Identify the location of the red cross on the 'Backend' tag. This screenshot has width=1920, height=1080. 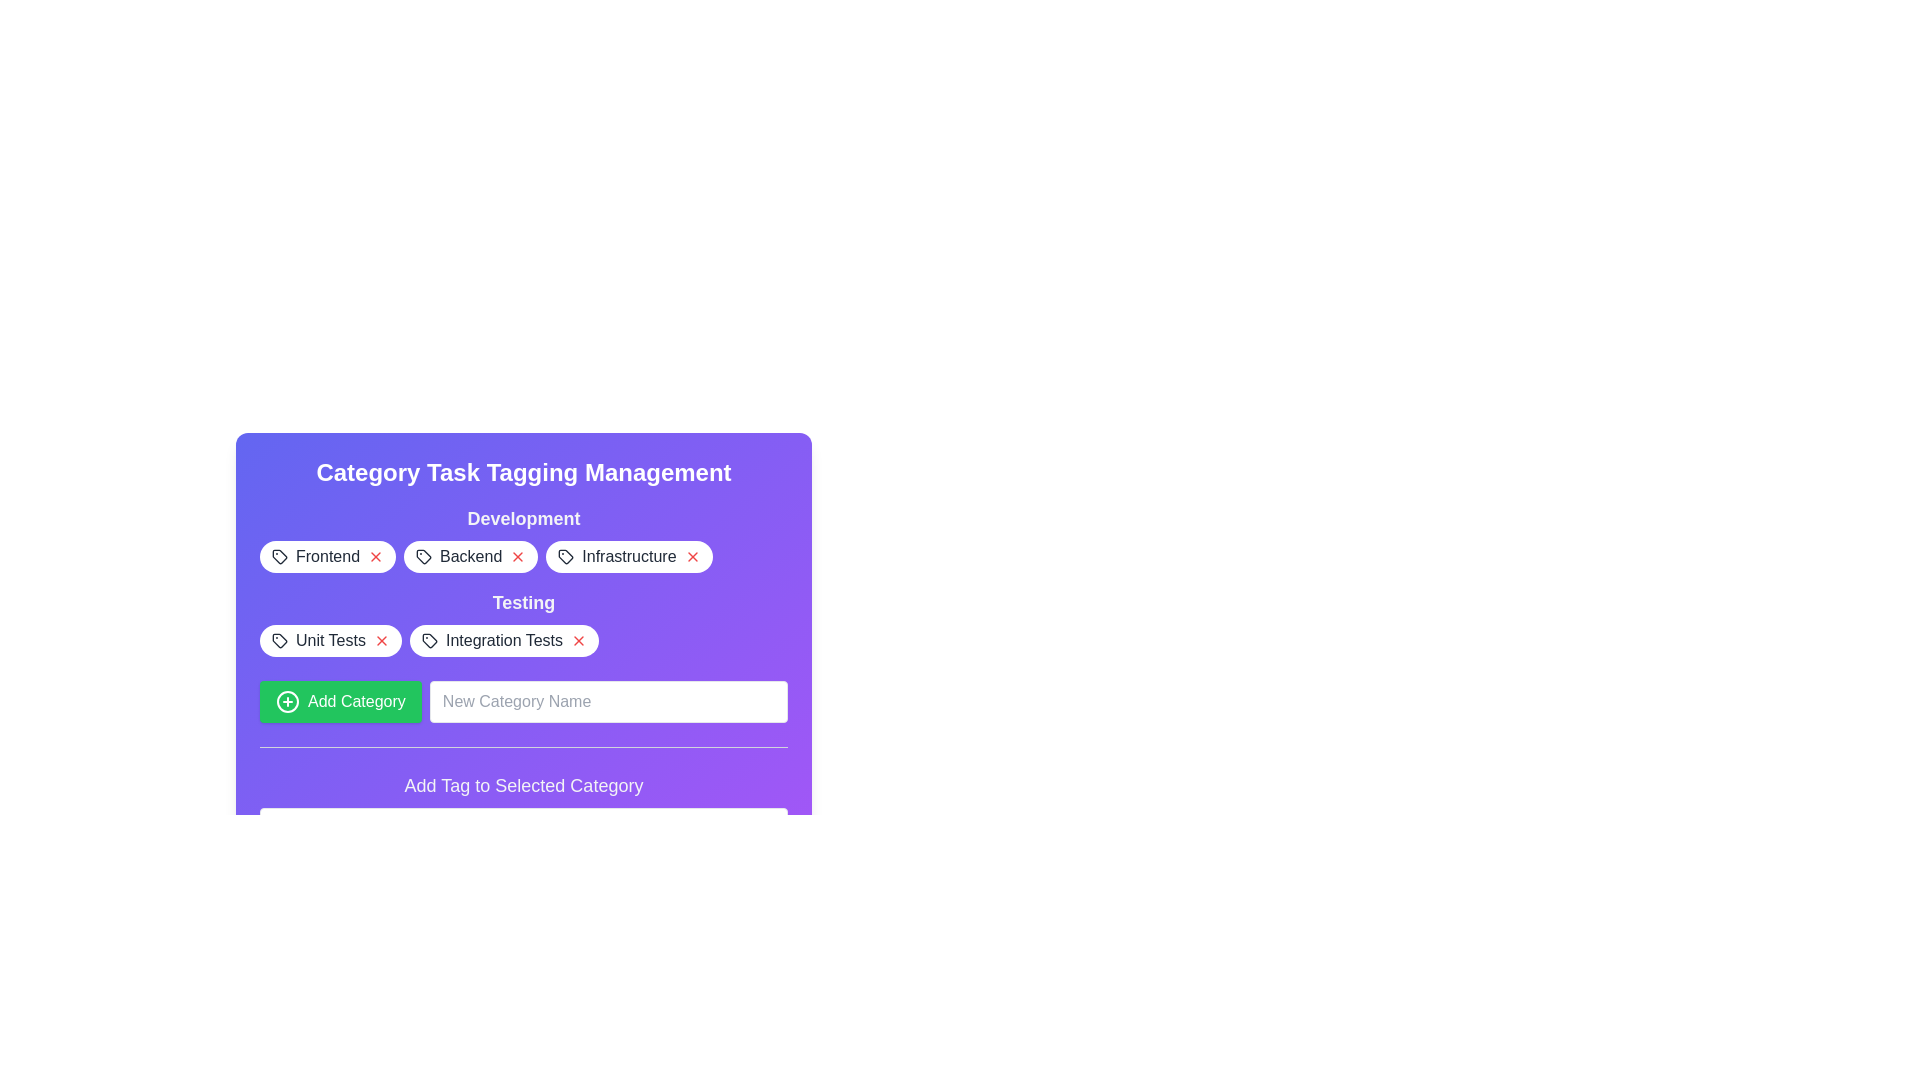
(470, 556).